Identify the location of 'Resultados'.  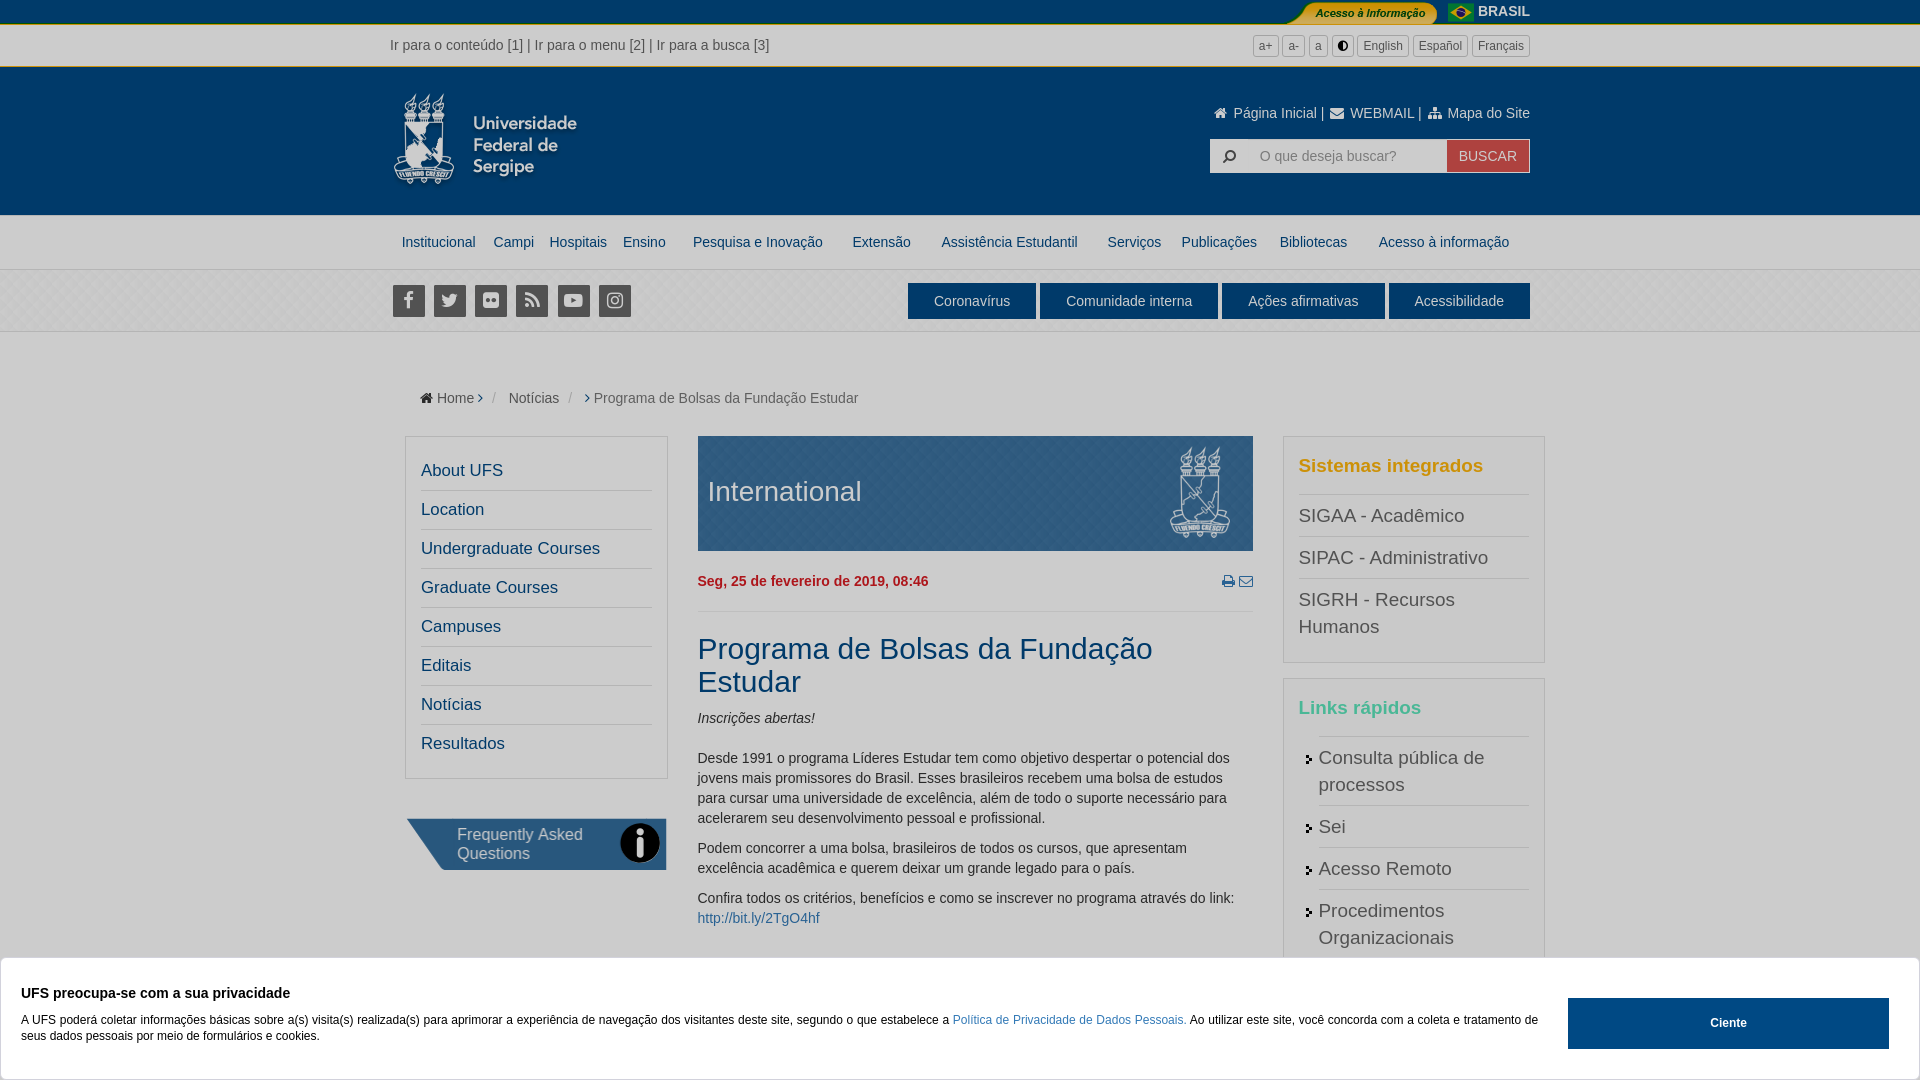
(461, 744).